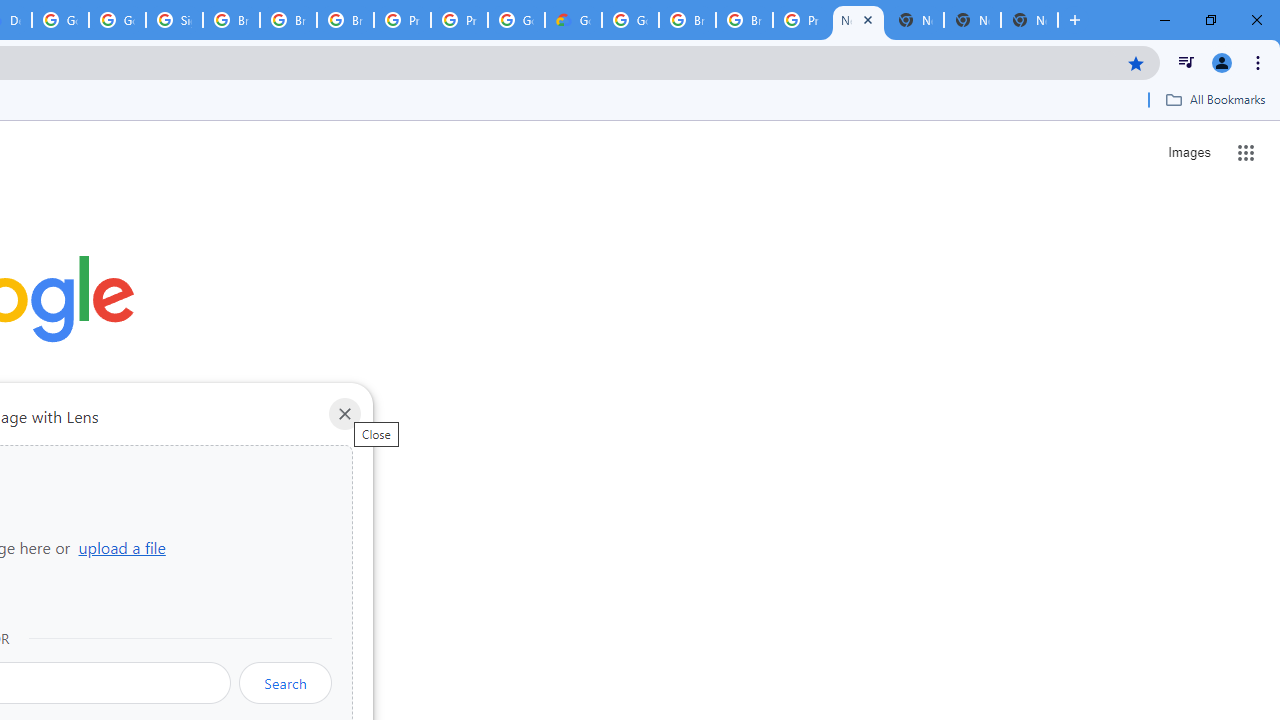  I want to click on 'Restore', so click(1209, 20).